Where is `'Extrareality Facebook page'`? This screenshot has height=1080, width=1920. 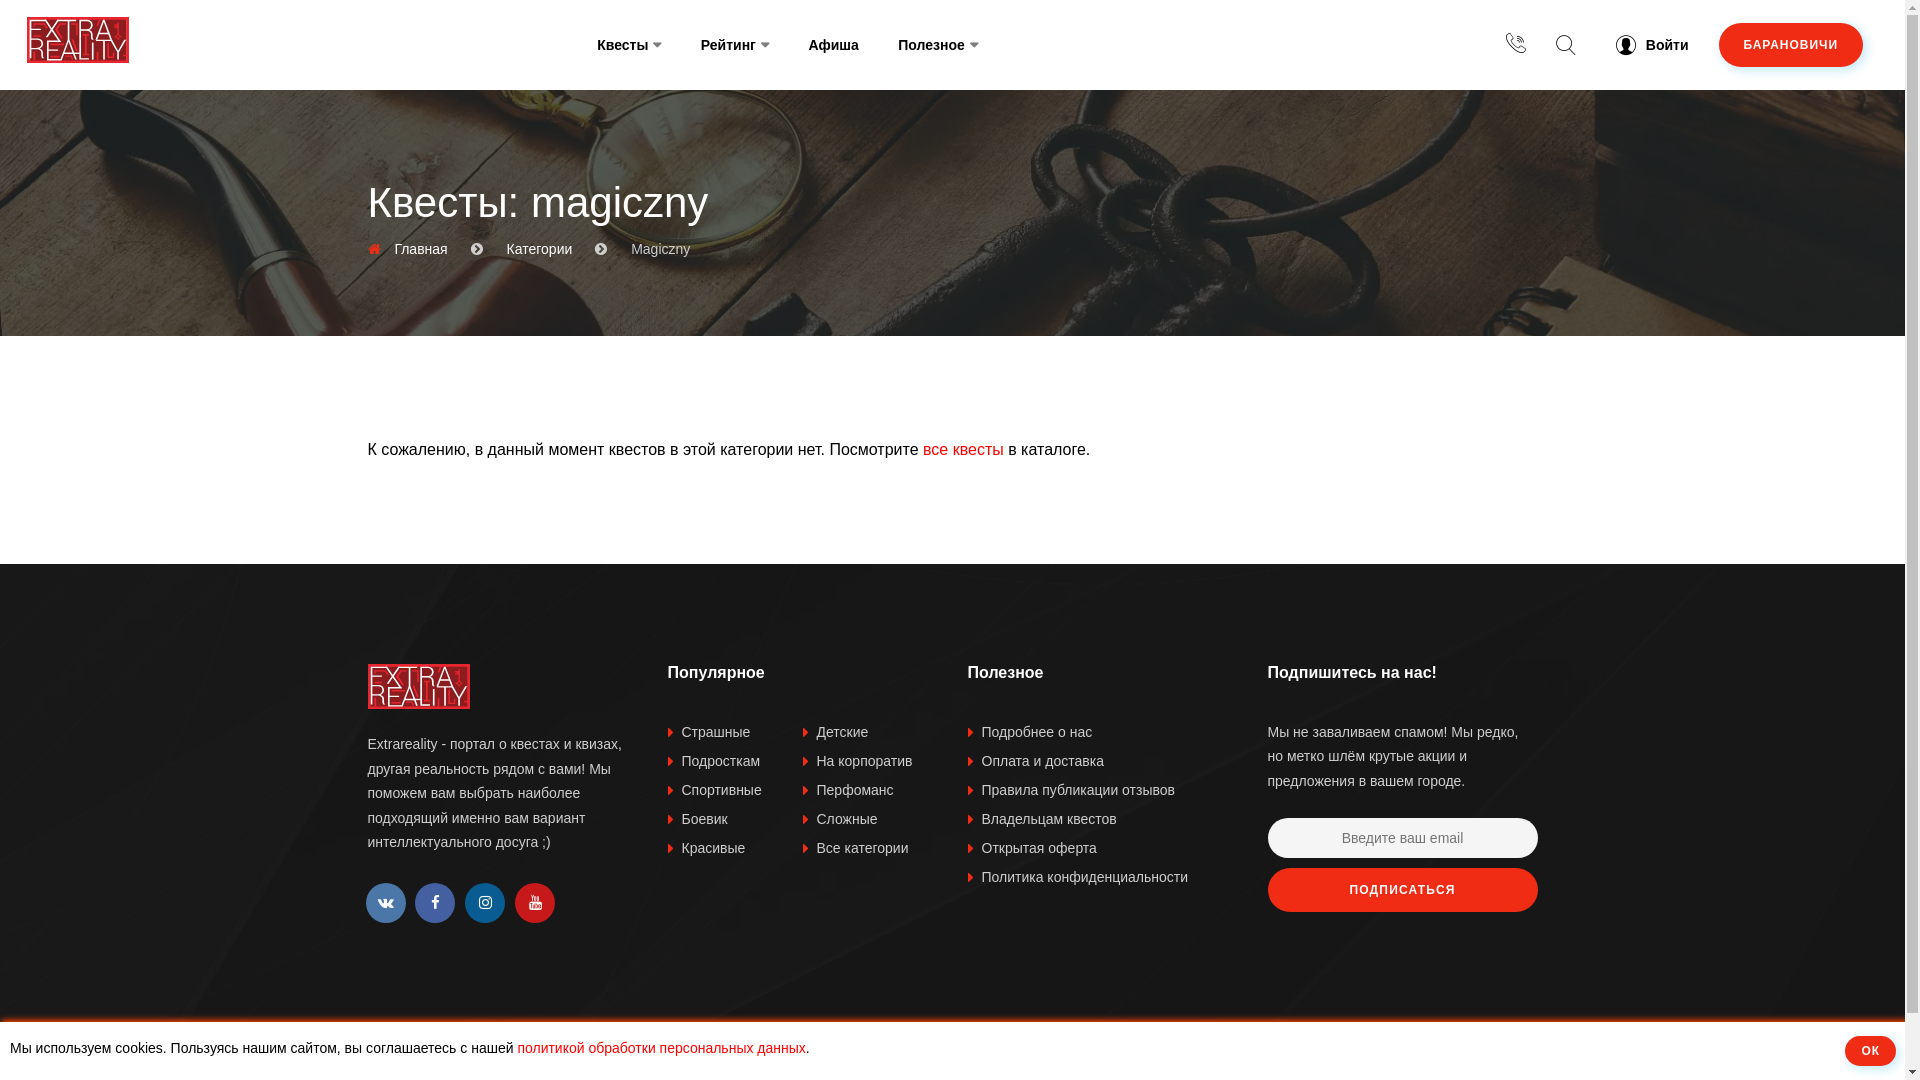 'Extrareality Facebook page' is located at coordinates (434, 902).